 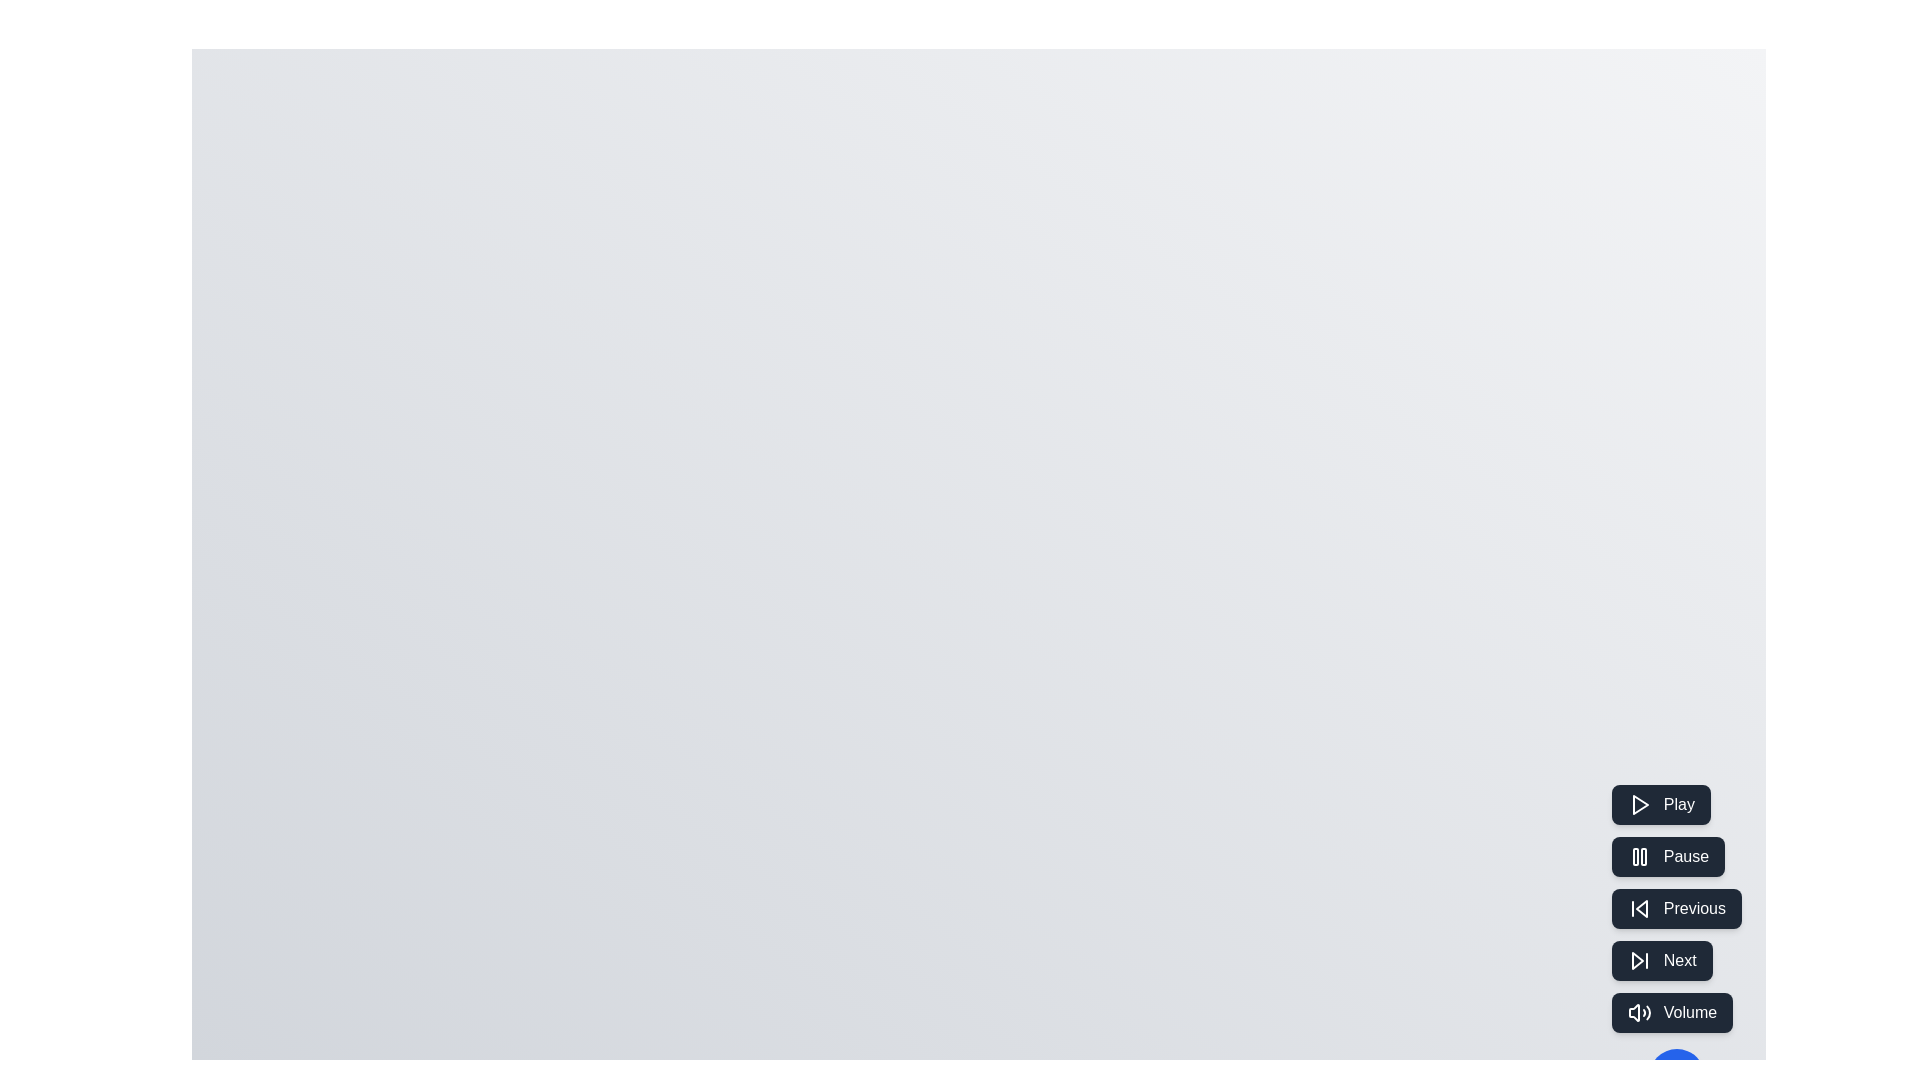 What do you see at coordinates (1668, 855) in the screenshot?
I see `the Pause button to pause media playback` at bounding box center [1668, 855].